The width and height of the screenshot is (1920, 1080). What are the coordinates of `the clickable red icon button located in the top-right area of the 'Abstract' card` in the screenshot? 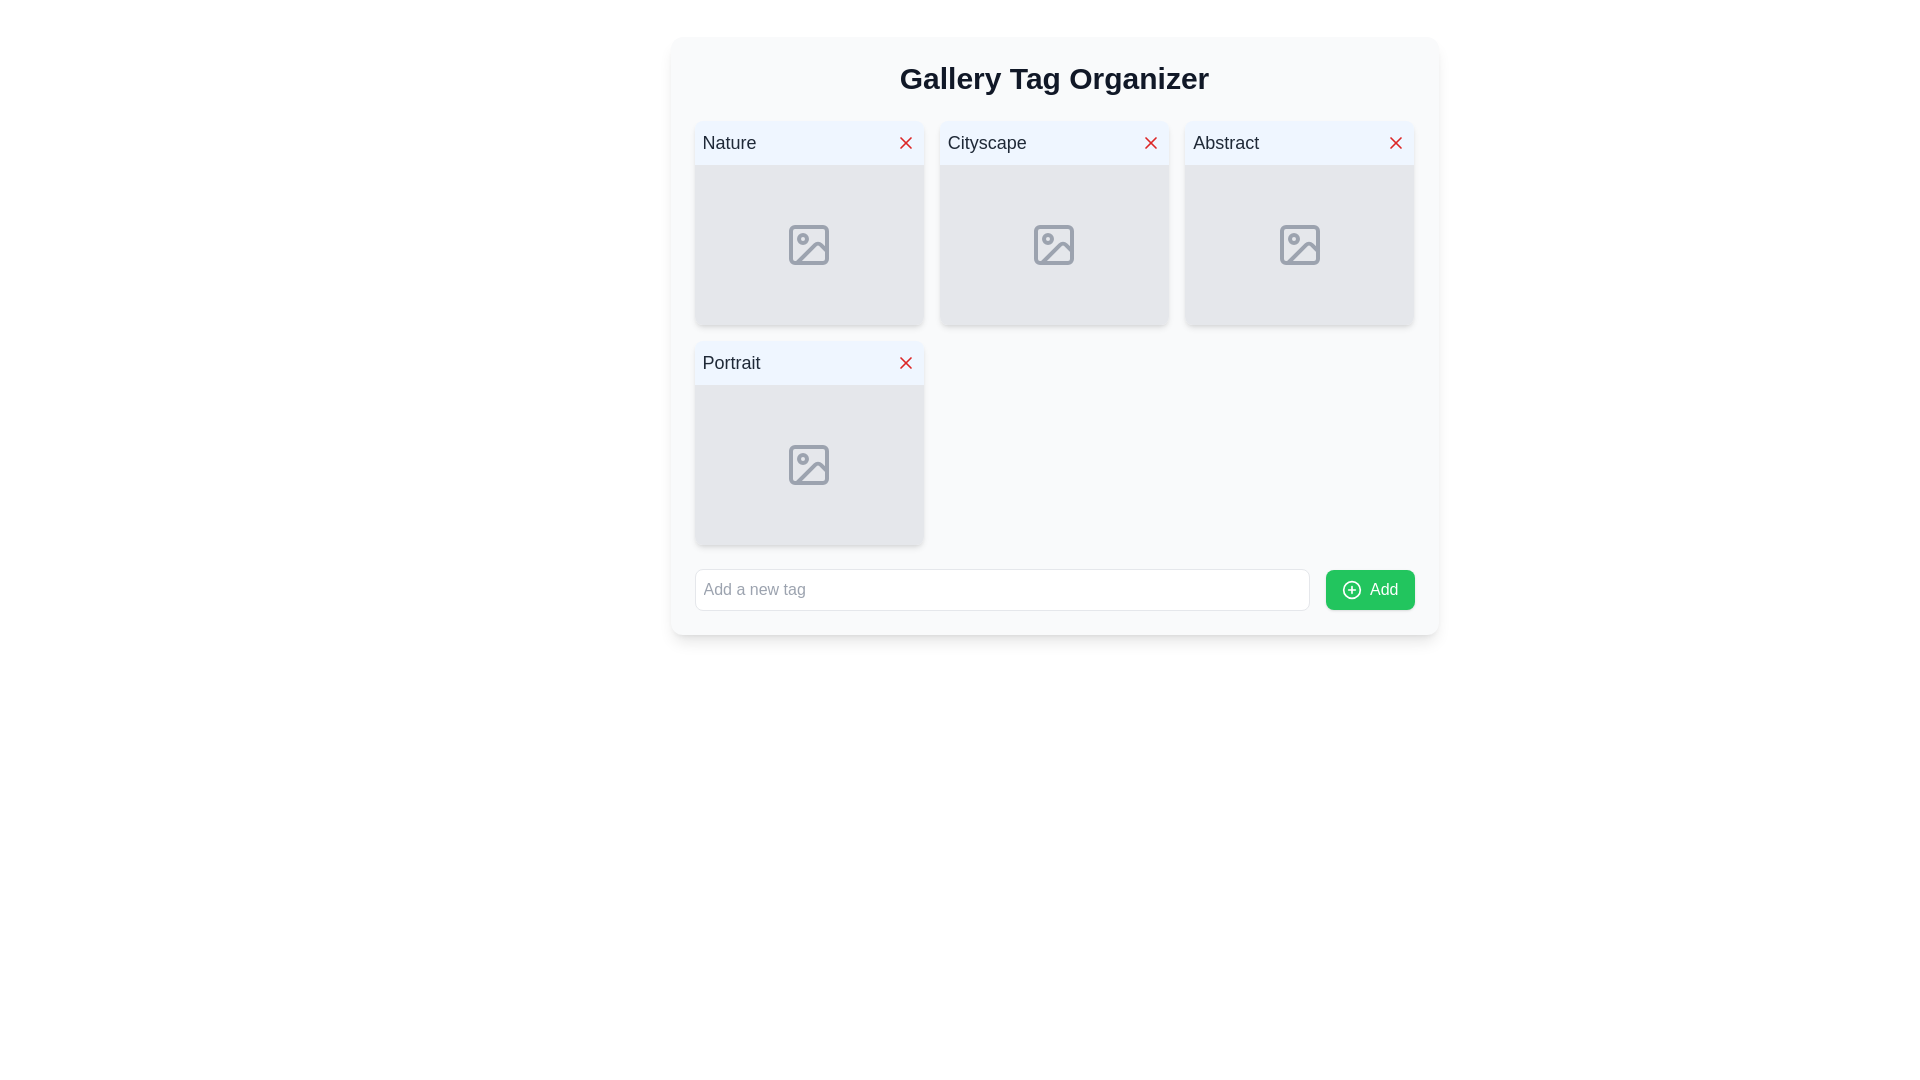 It's located at (1395, 141).